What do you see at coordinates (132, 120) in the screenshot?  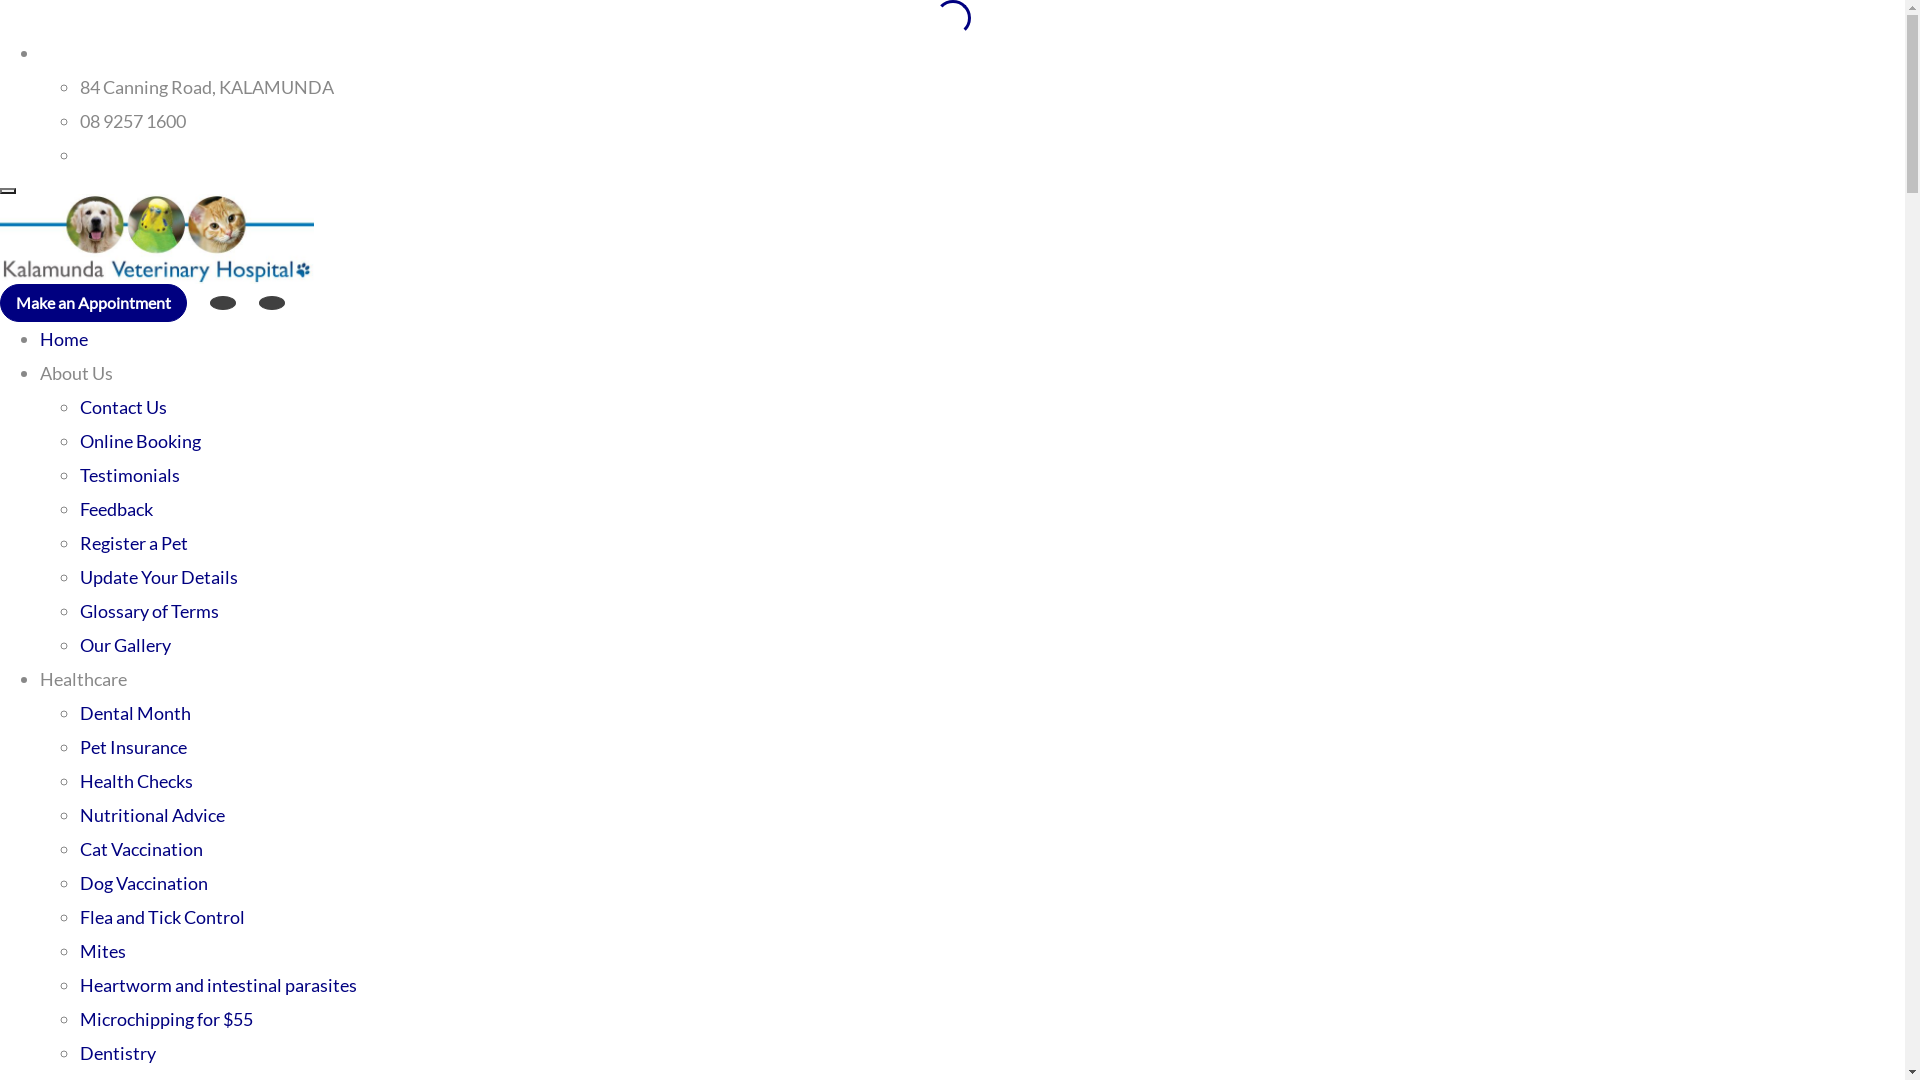 I see `'08 9257 1600'` at bounding box center [132, 120].